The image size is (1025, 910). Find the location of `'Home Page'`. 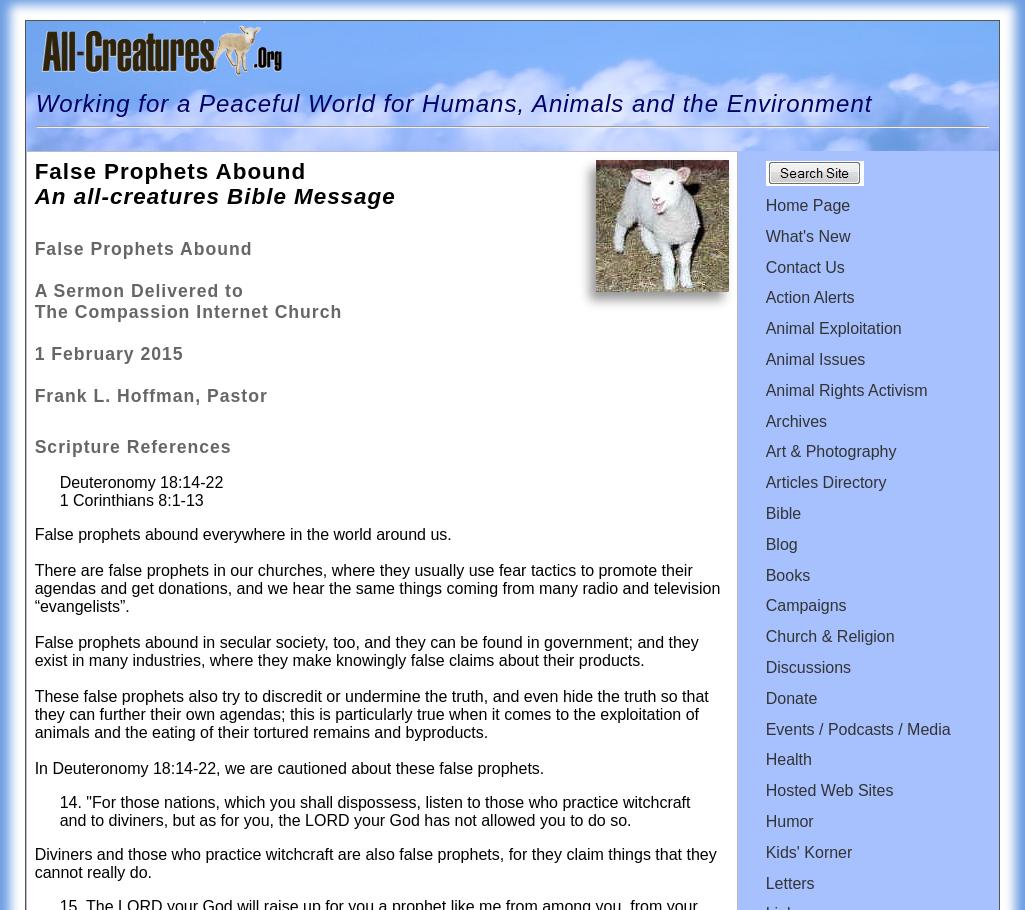

'Home Page' is located at coordinates (764, 204).